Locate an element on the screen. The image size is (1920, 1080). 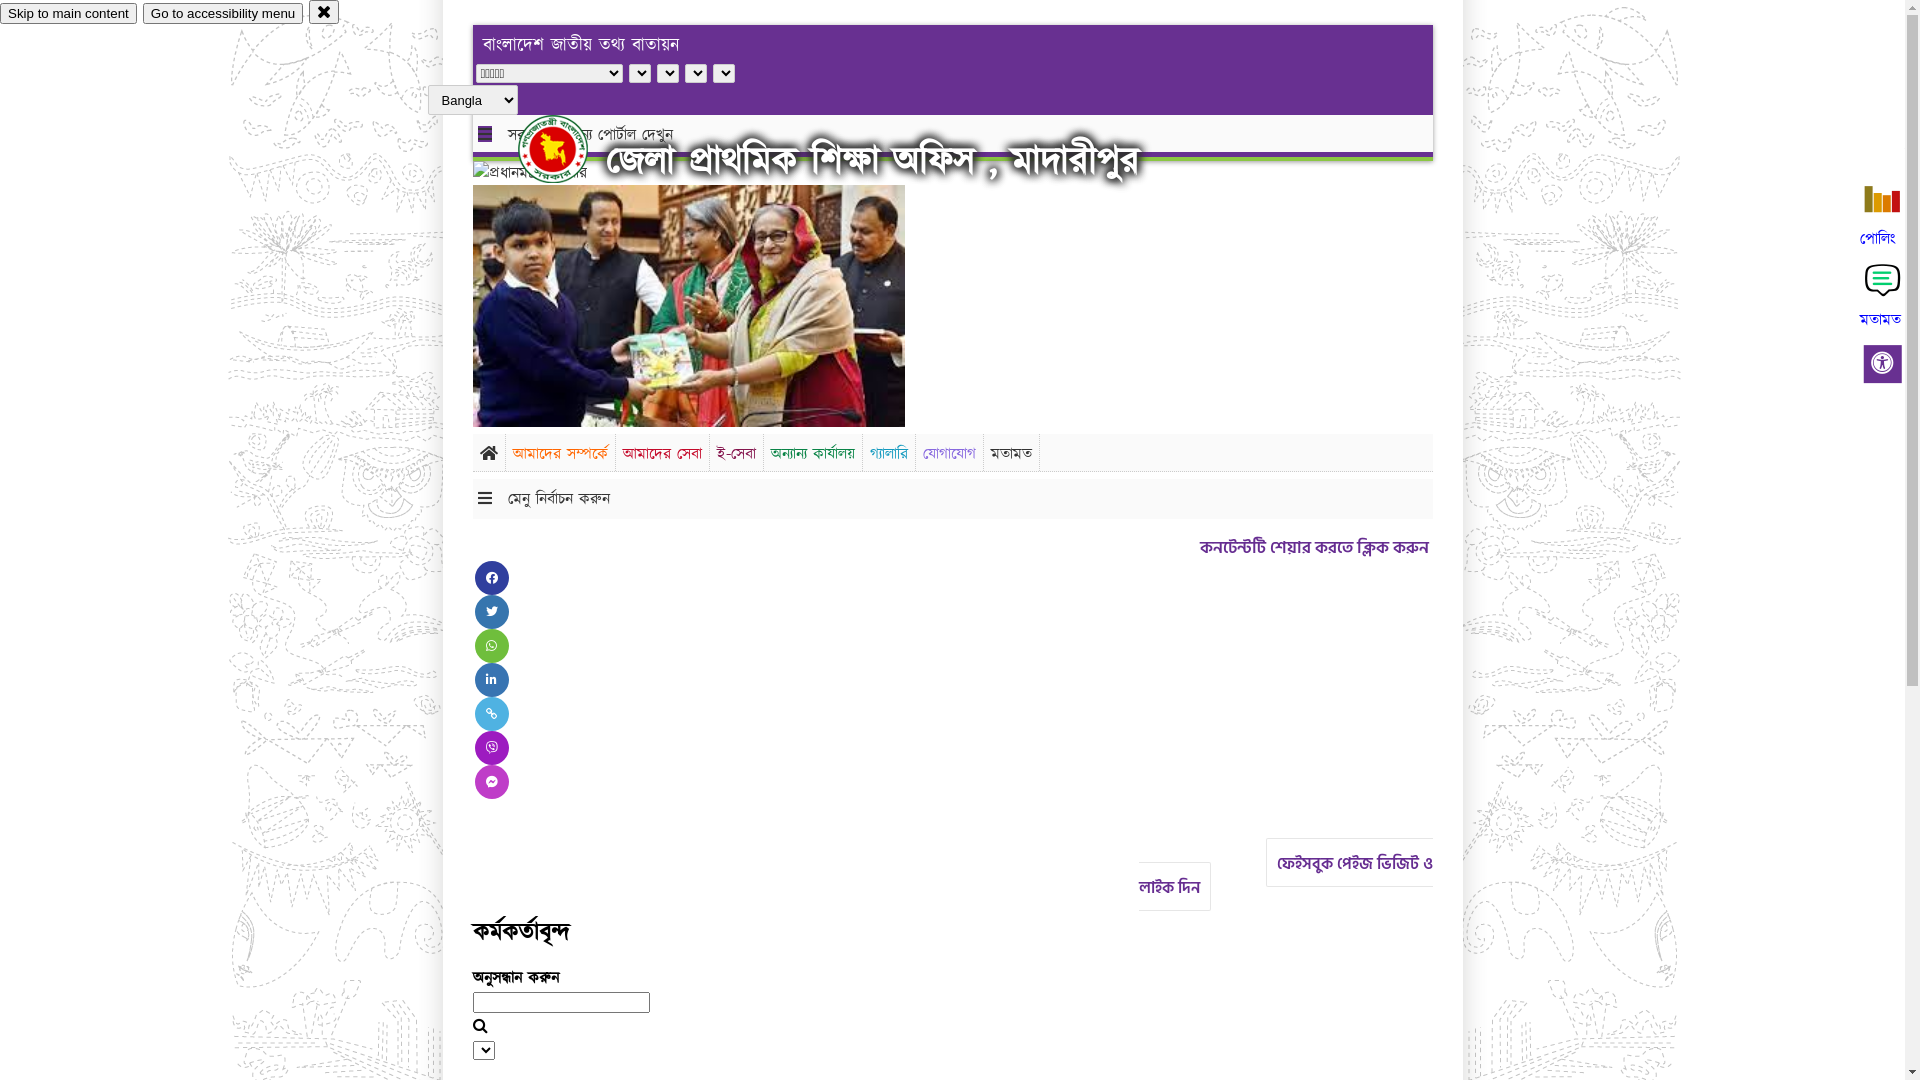
' is located at coordinates (518, 148).